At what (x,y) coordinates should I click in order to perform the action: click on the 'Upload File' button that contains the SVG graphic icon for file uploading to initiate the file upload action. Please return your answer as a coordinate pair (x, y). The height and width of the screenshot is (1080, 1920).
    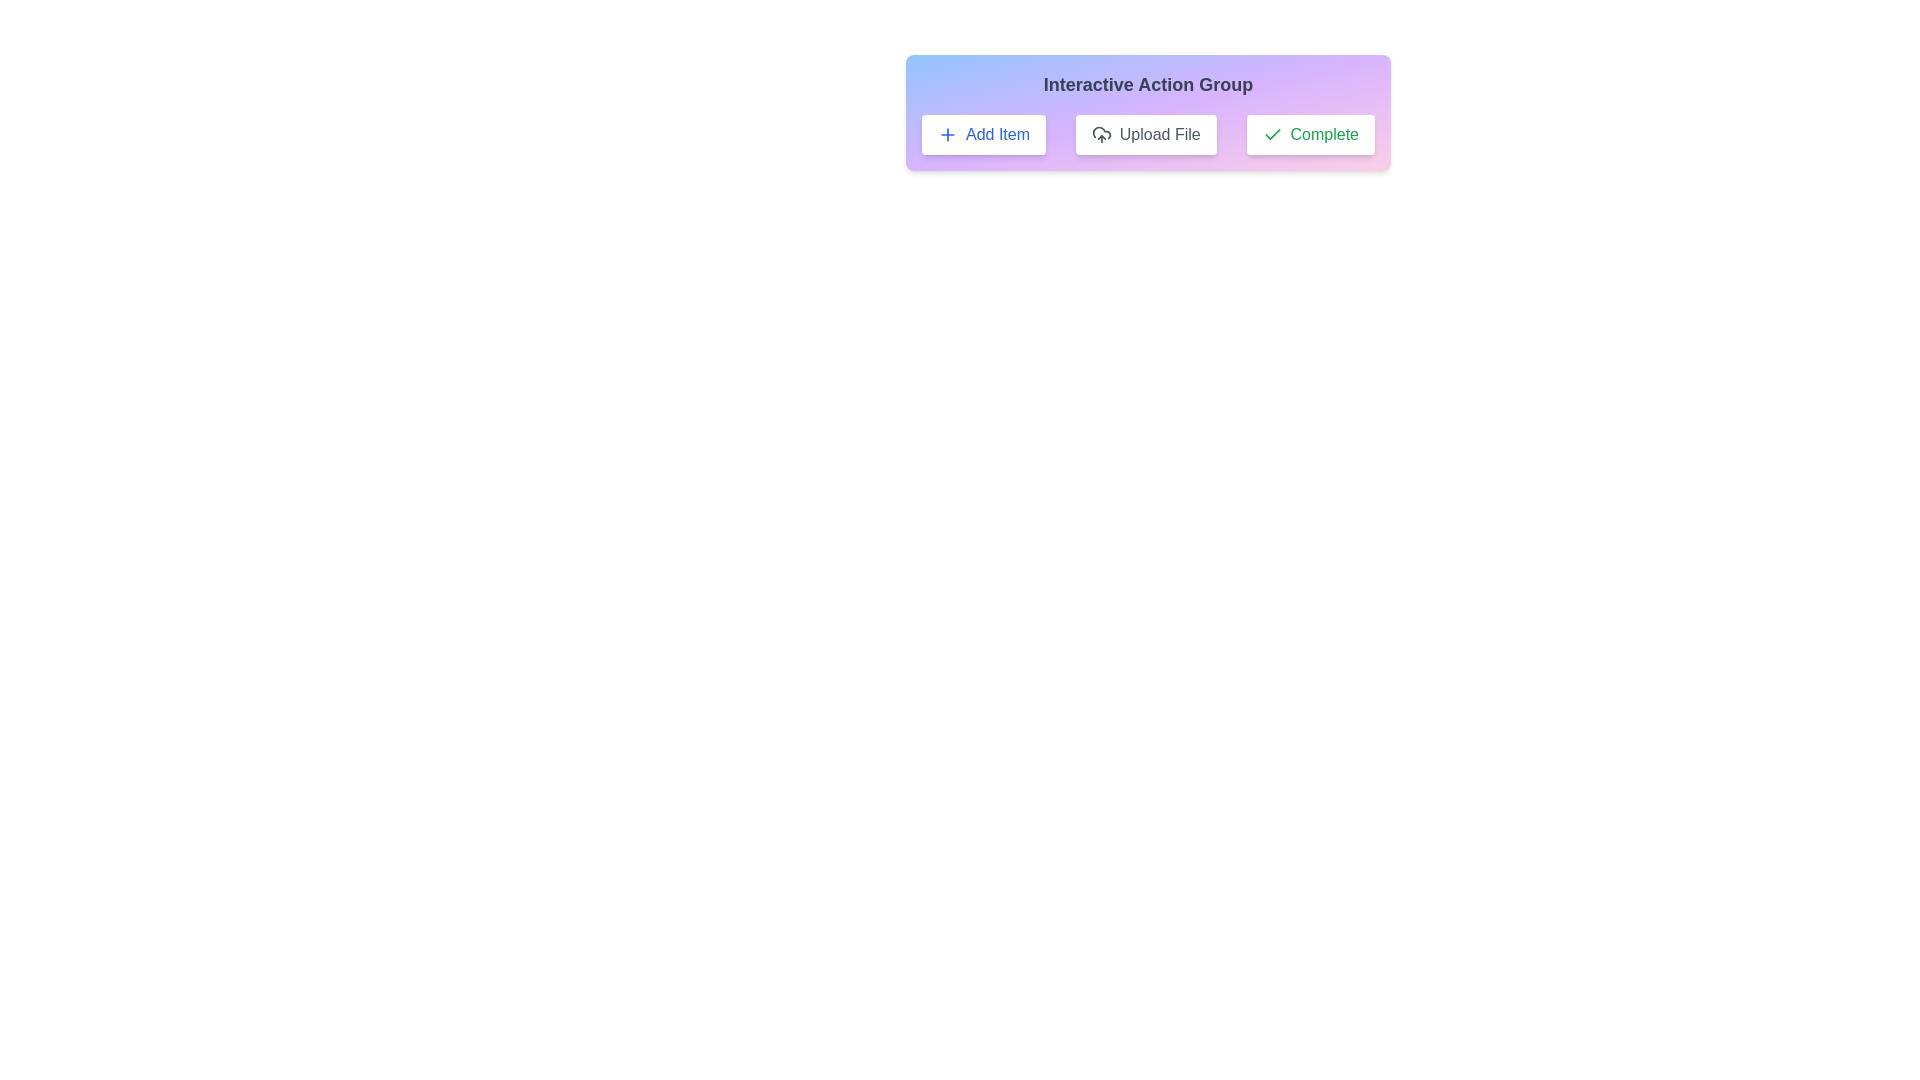
    Looking at the image, I should click on (1100, 133).